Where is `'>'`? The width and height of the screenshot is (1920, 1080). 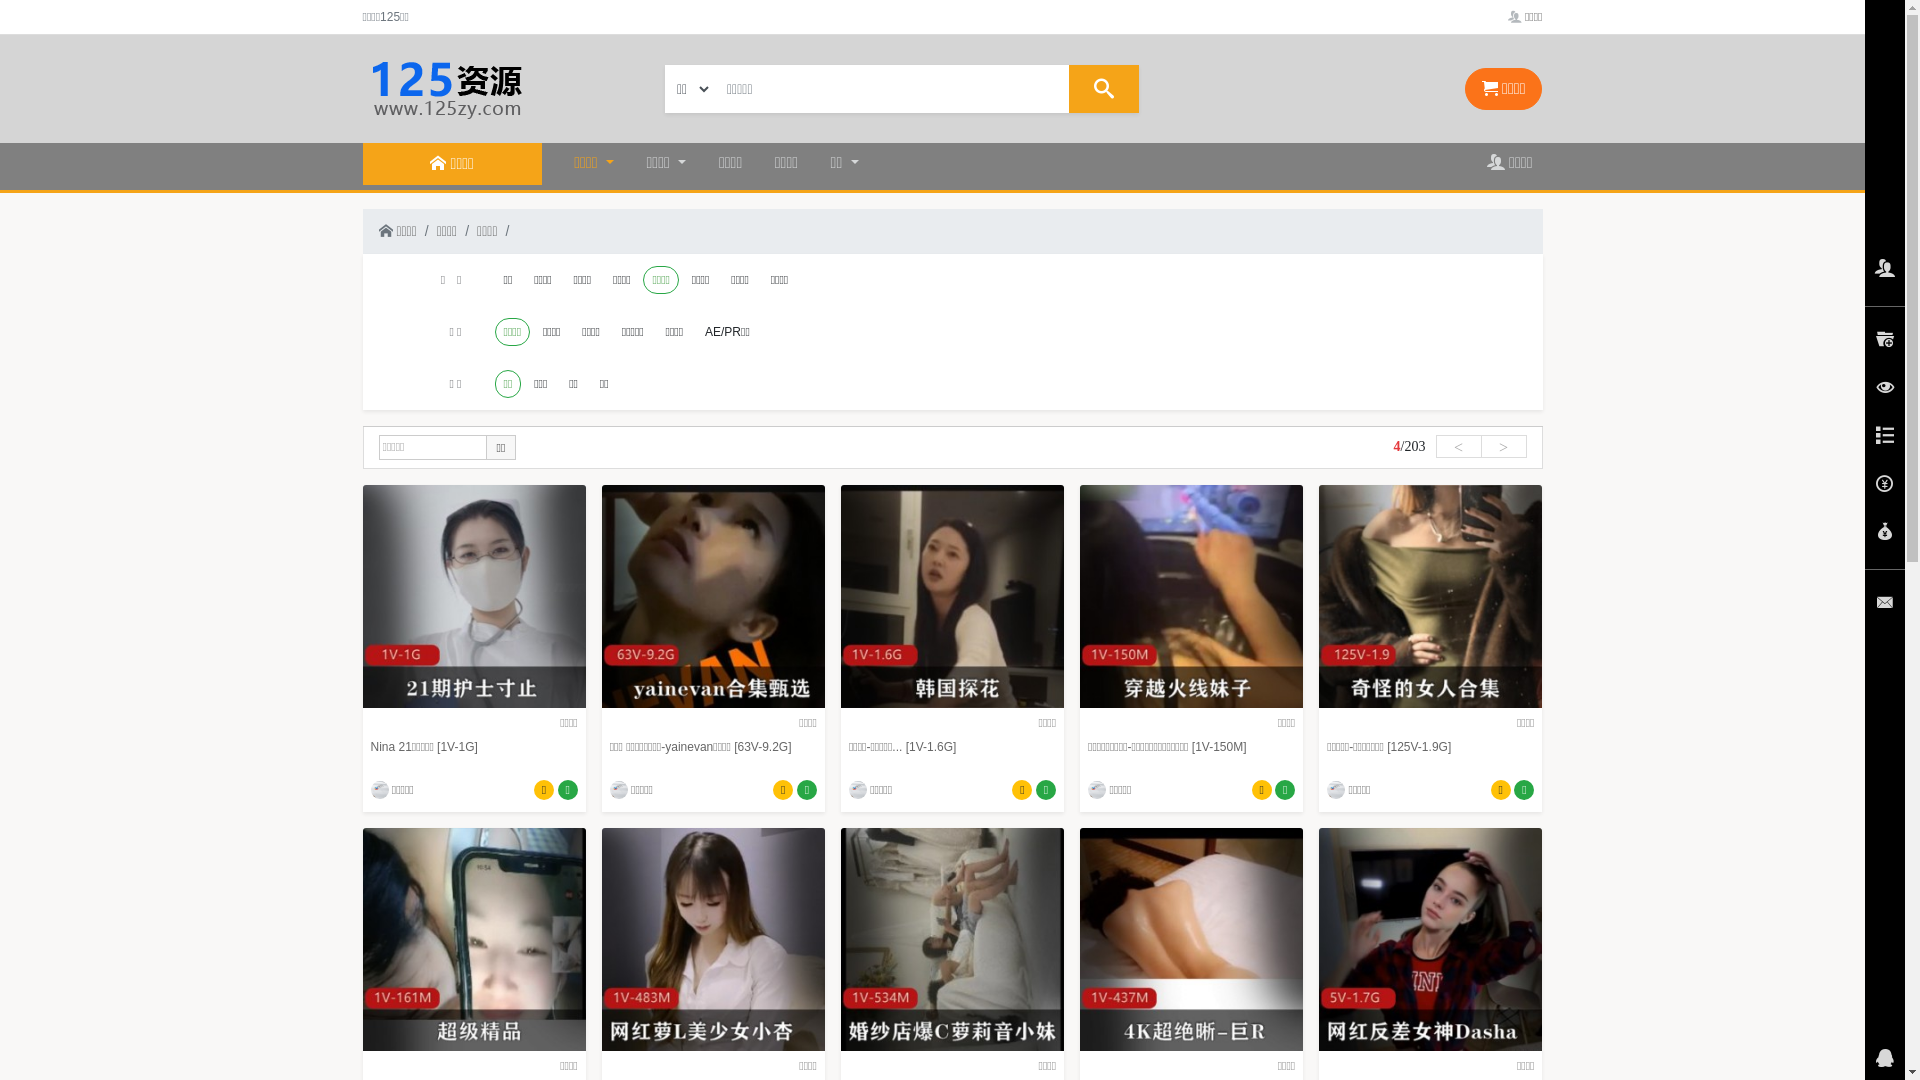
'>' is located at coordinates (1502, 445).